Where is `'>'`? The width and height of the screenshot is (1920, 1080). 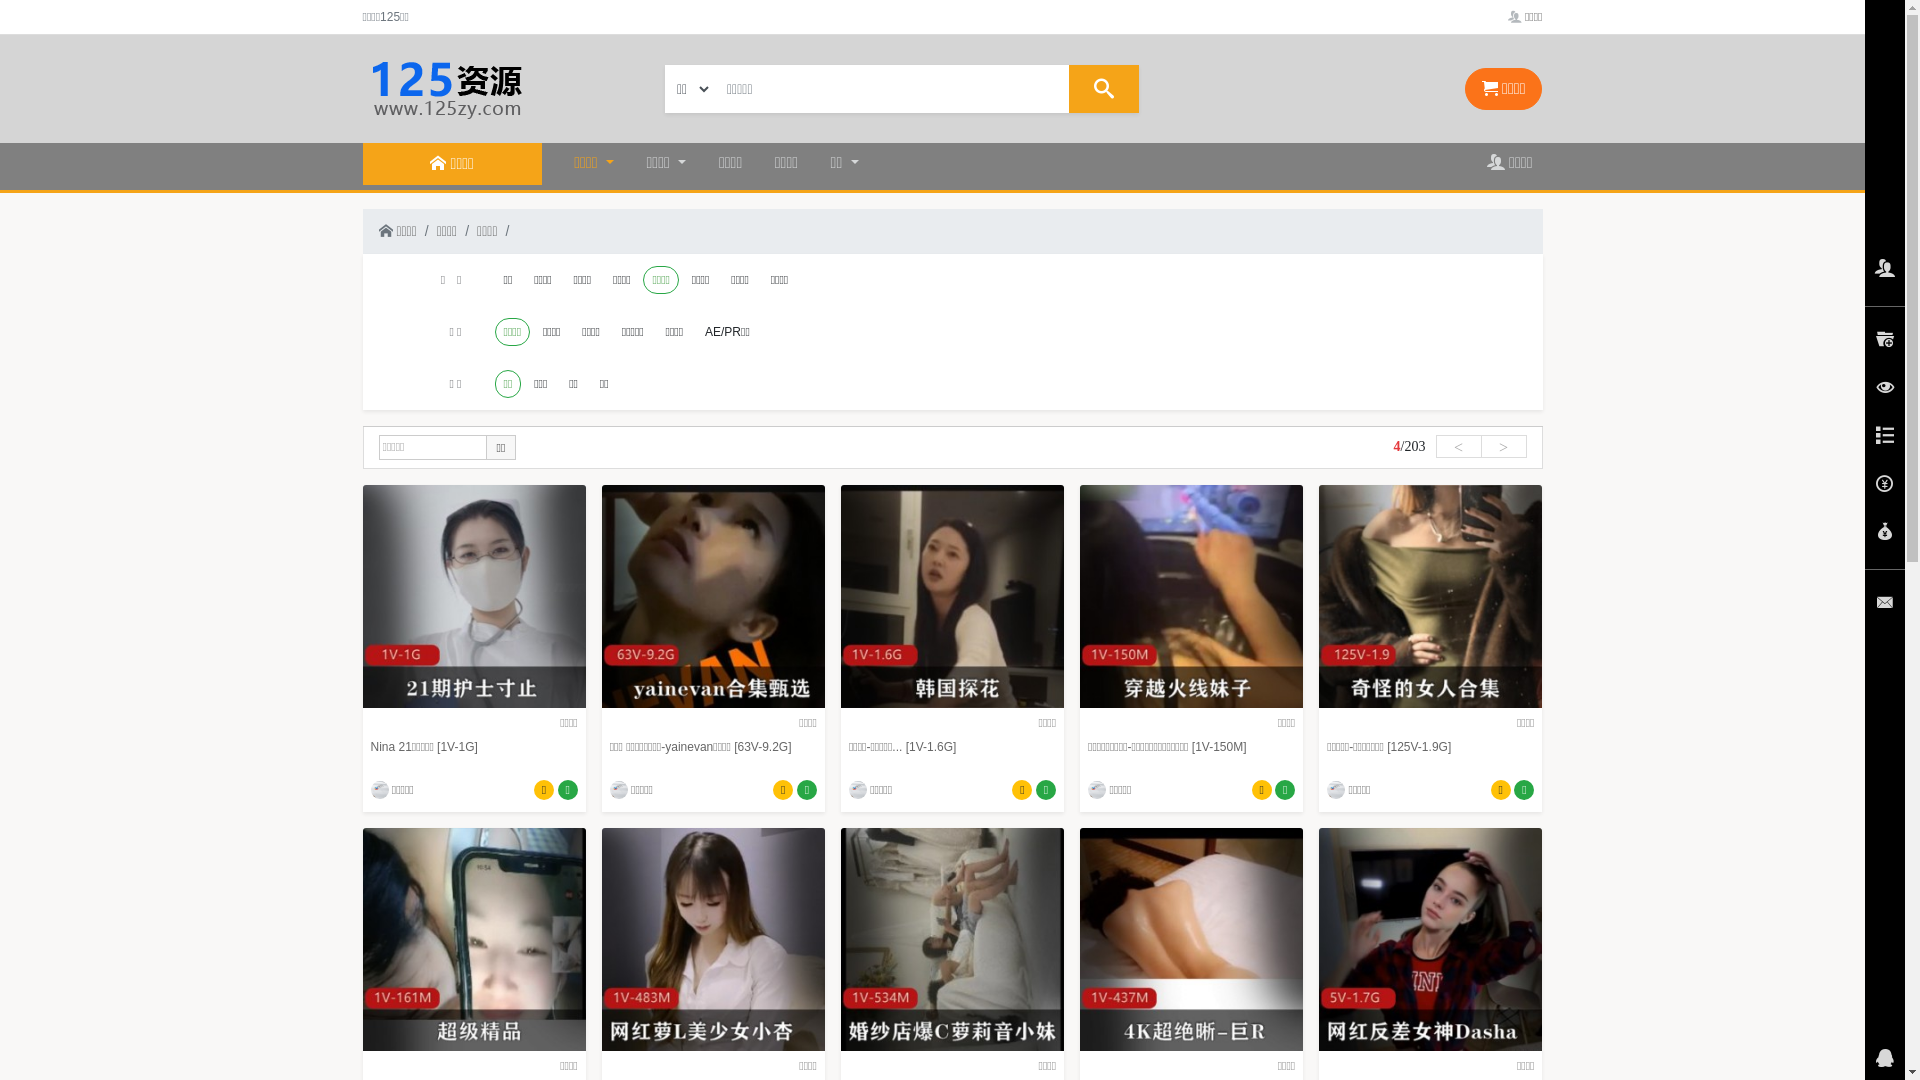
'>' is located at coordinates (1502, 445).